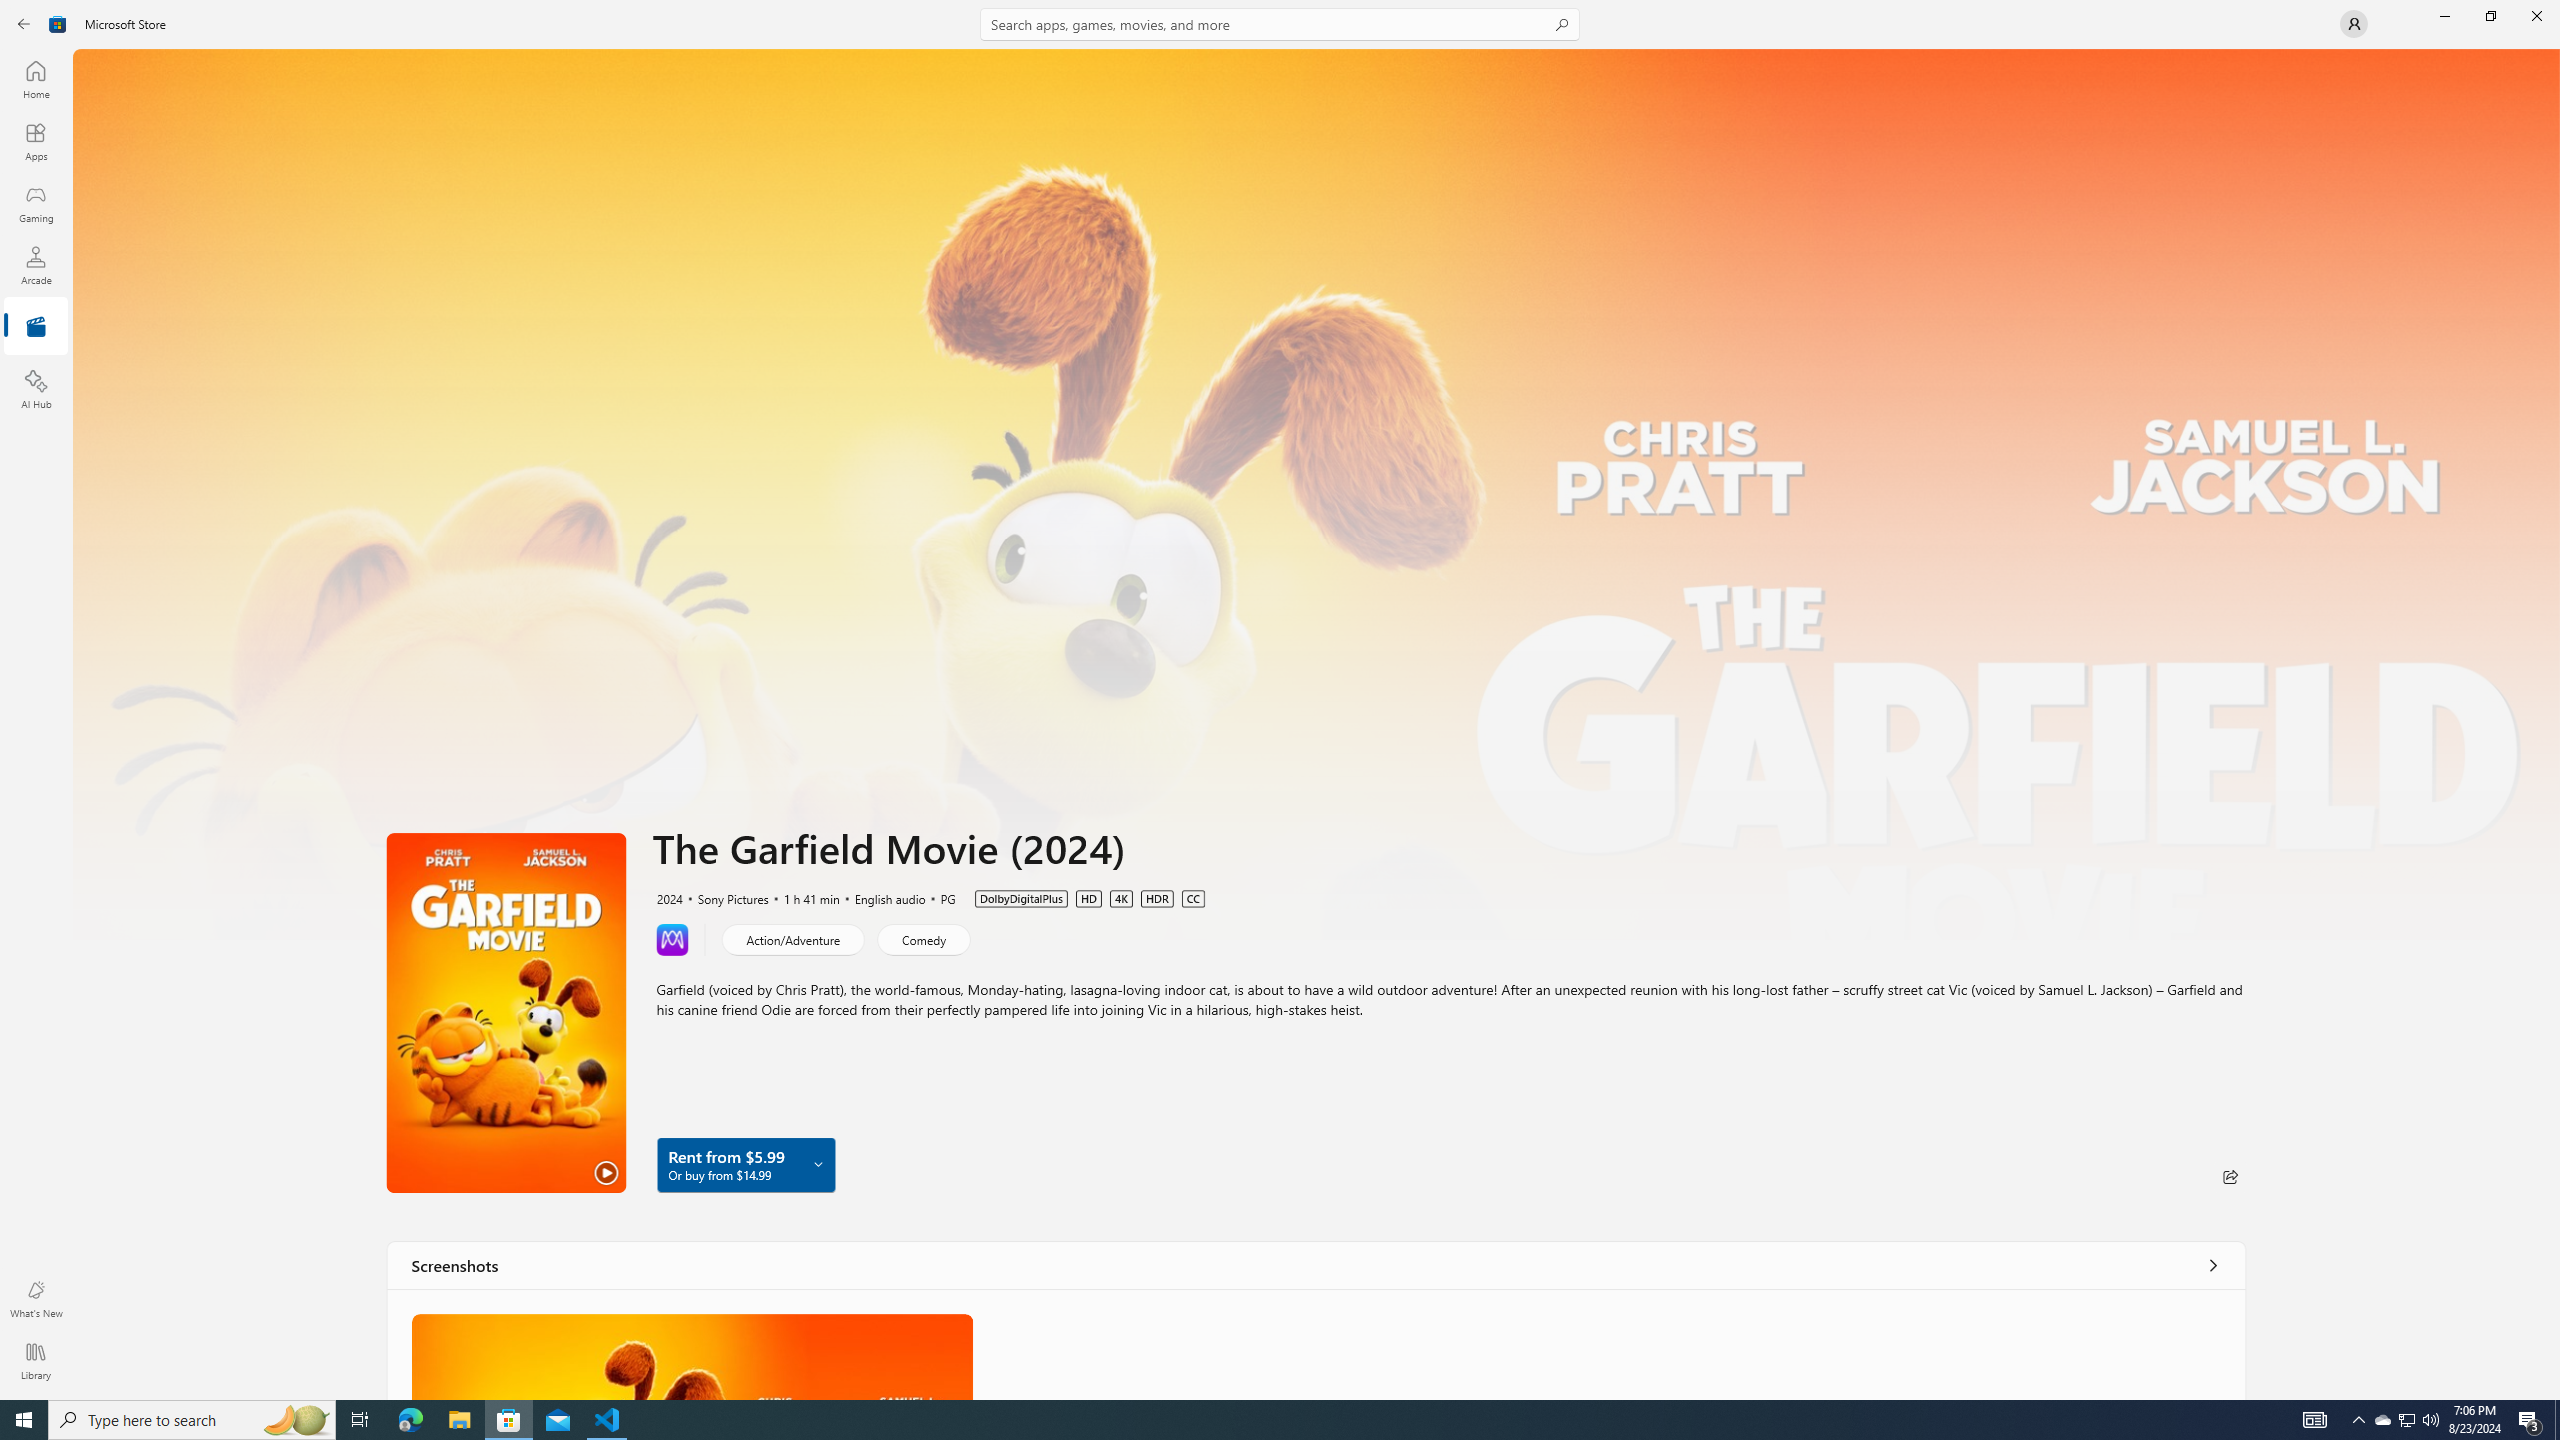 This screenshot has width=2560, height=1440. I want to click on 'Learn more about Movies Anywhere', so click(672, 938).